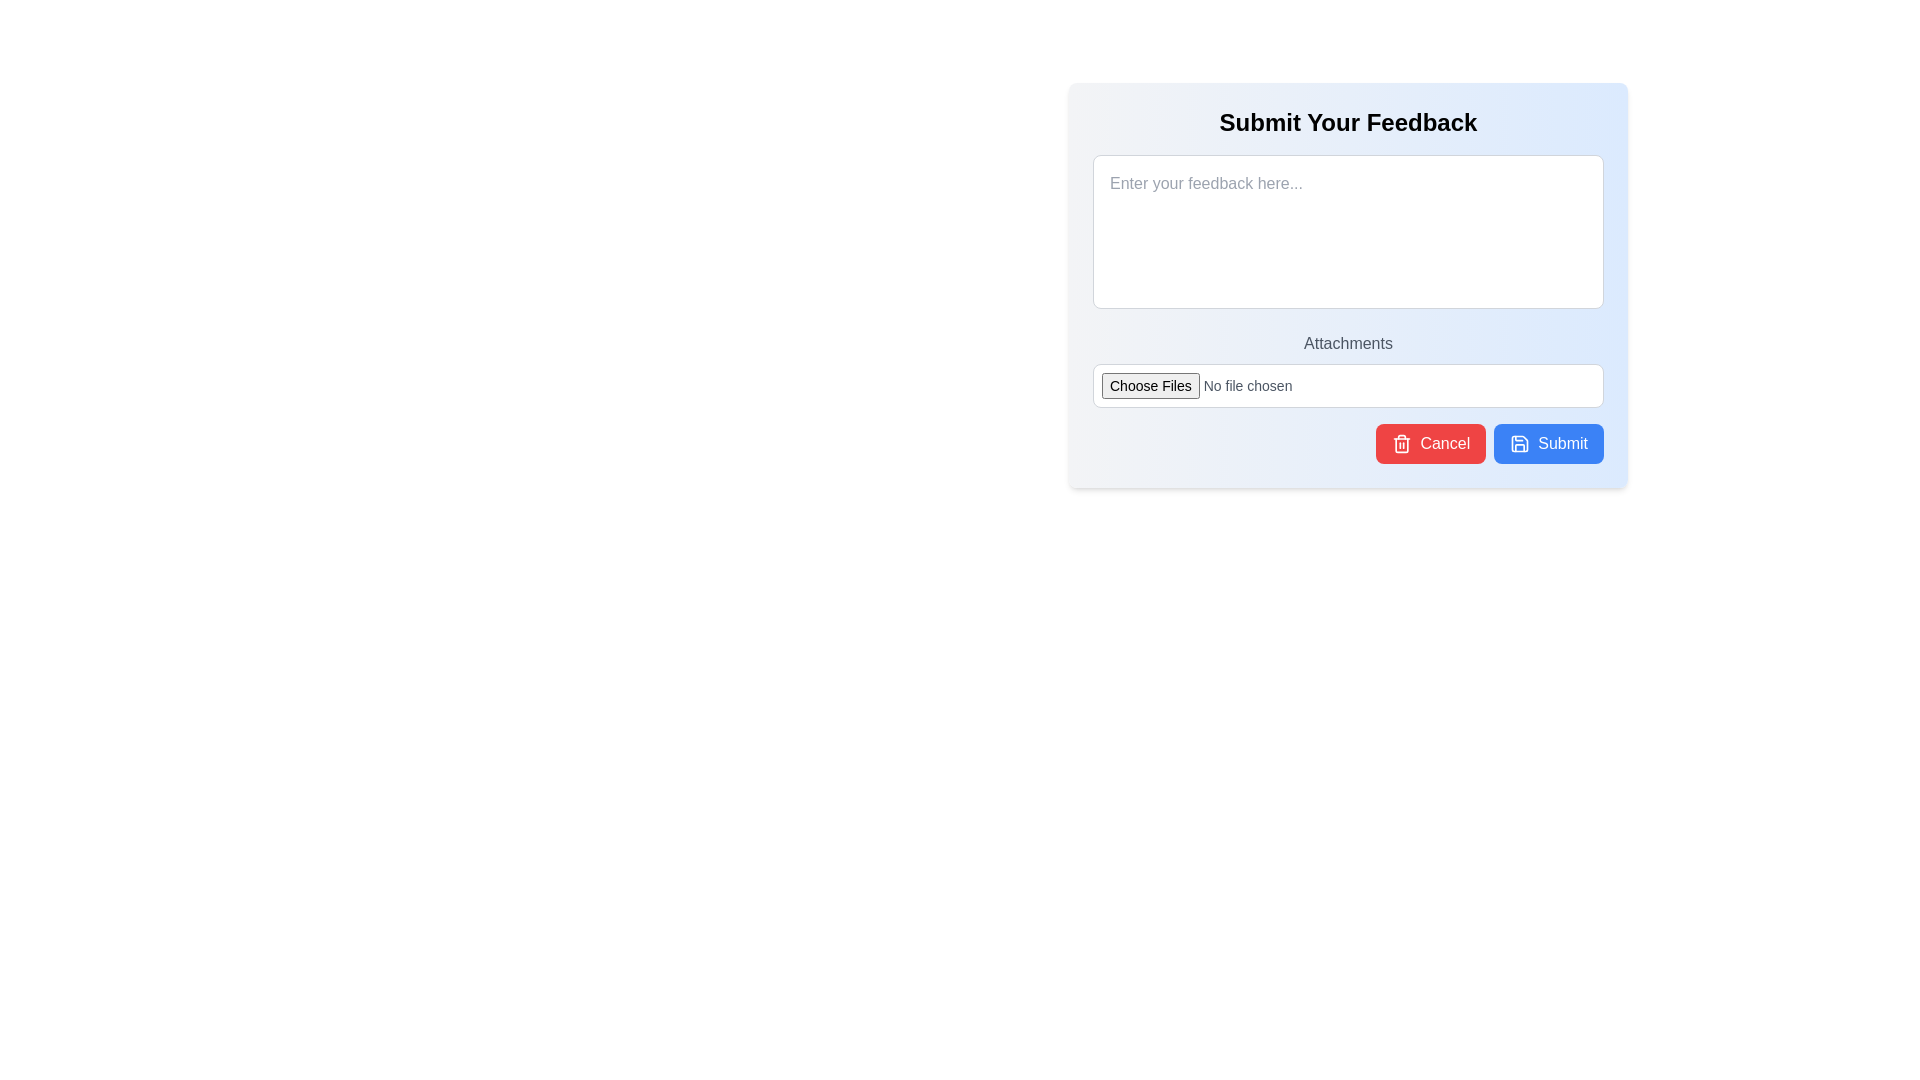  Describe the element at coordinates (1520, 442) in the screenshot. I see `the blue 'Submit' button located in the bottom-right corner of the form, which contains an icon to enhance visual communication for submission` at that location.